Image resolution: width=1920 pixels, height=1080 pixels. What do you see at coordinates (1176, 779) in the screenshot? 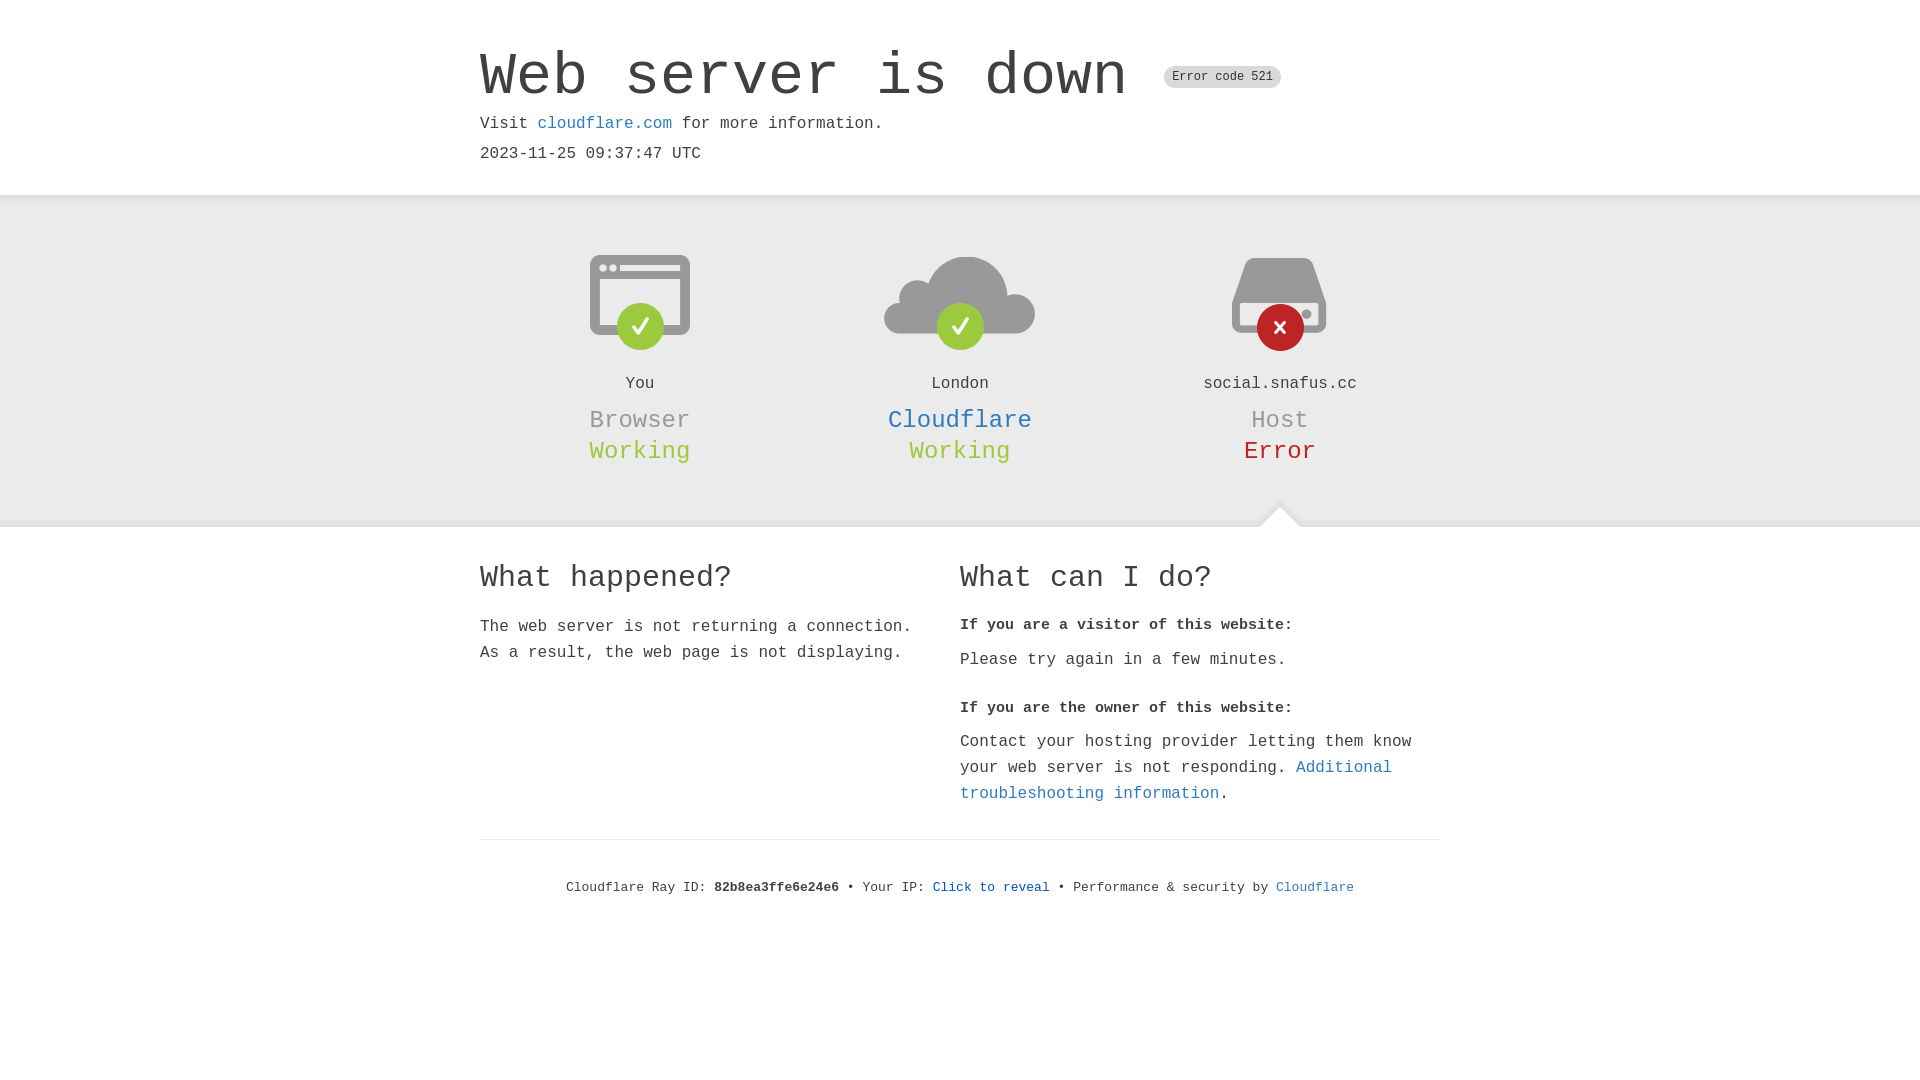
I see `'Additional troubleshooting information'` at bounding box center [1176, 779].